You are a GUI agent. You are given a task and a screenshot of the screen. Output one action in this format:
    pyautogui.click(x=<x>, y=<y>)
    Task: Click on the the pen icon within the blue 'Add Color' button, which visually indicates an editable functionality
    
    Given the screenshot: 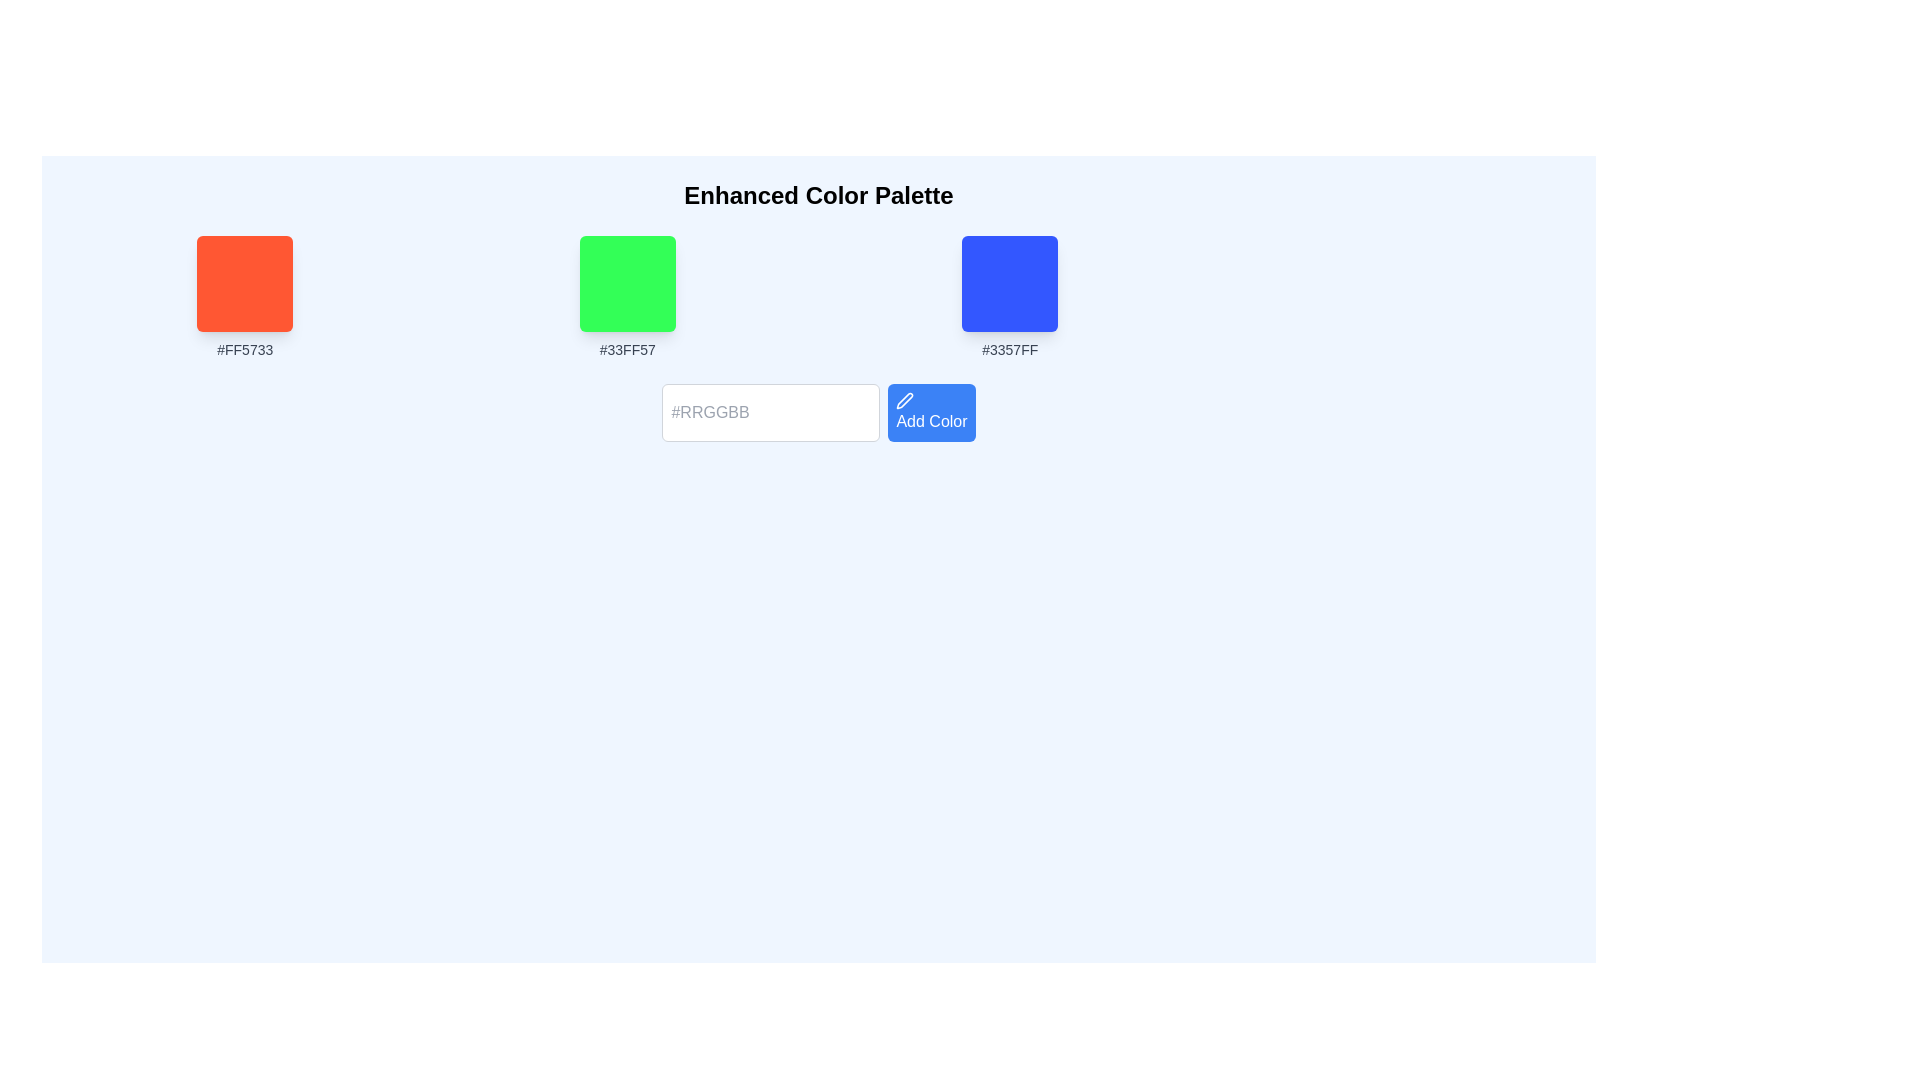 What is the action you would take?
    pyautogui.click(x=904, y=401)
    